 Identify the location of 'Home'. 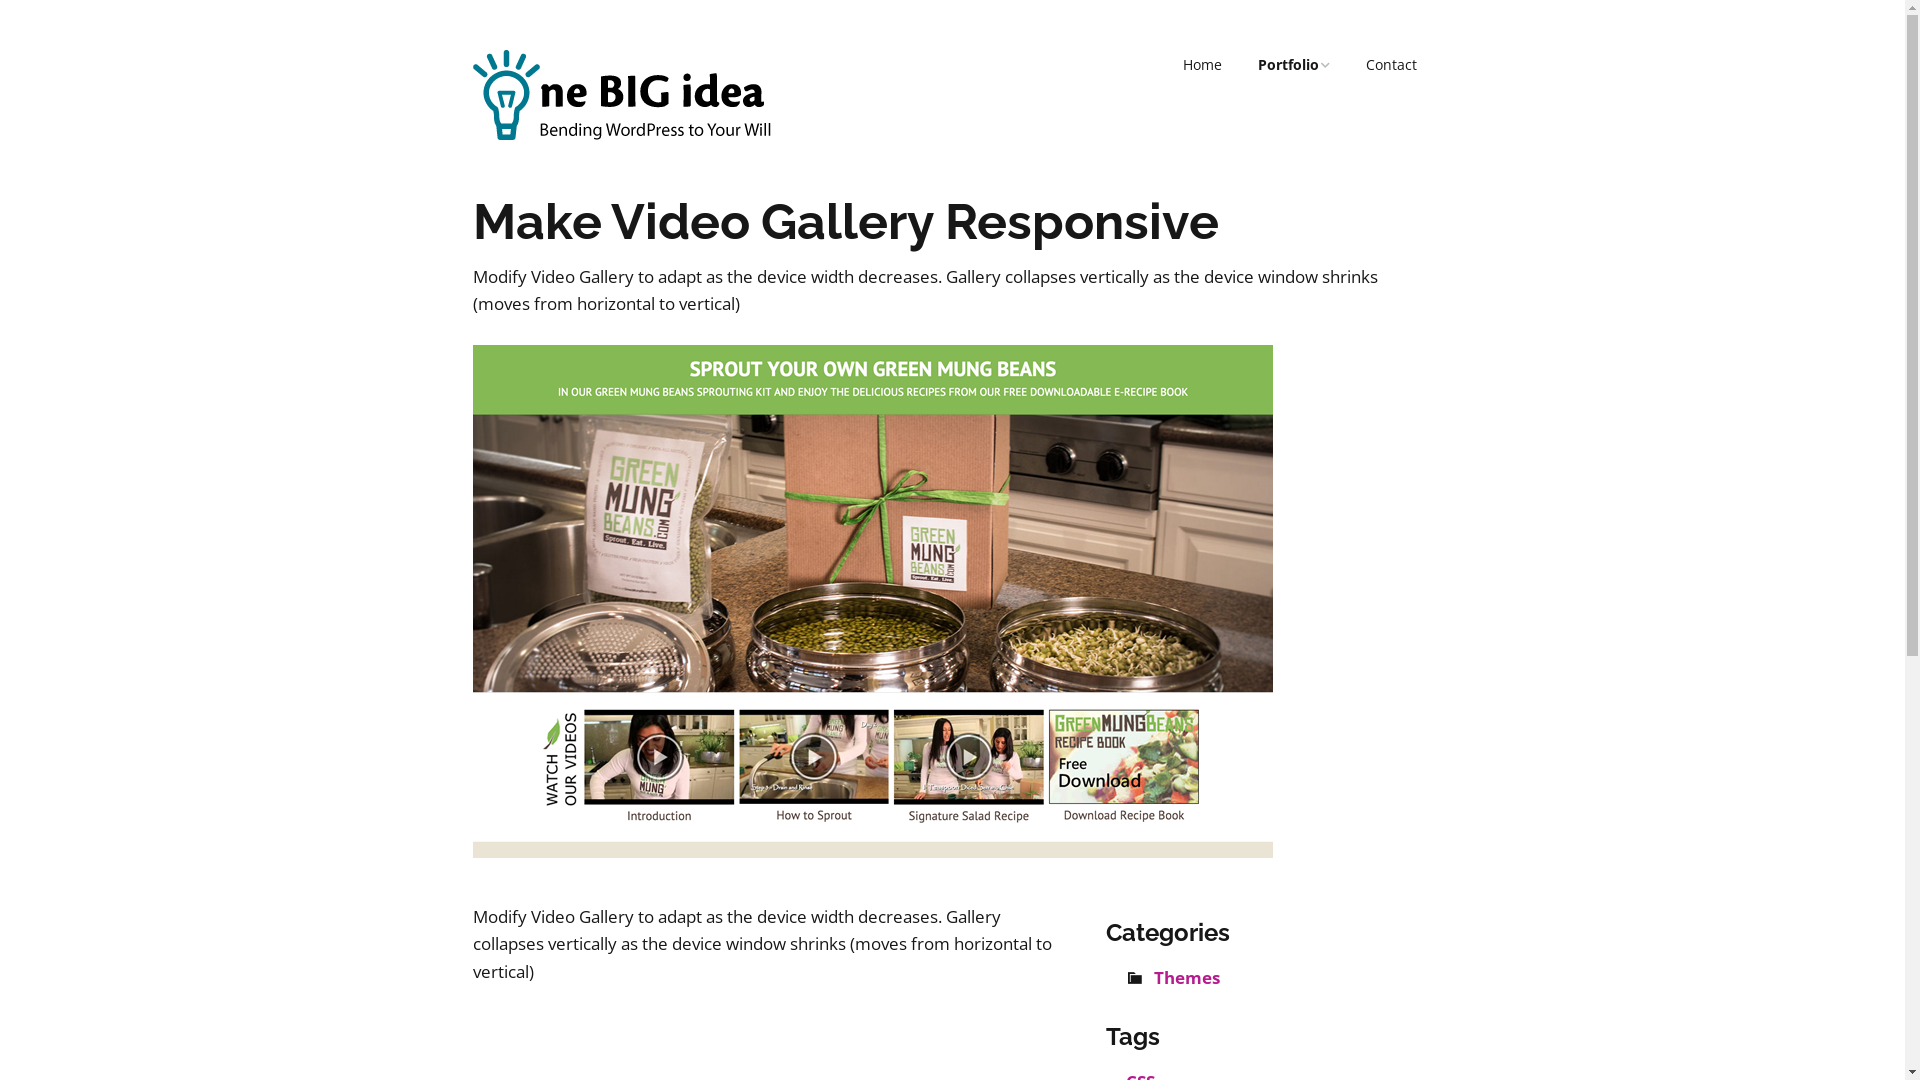
(1166, 64).